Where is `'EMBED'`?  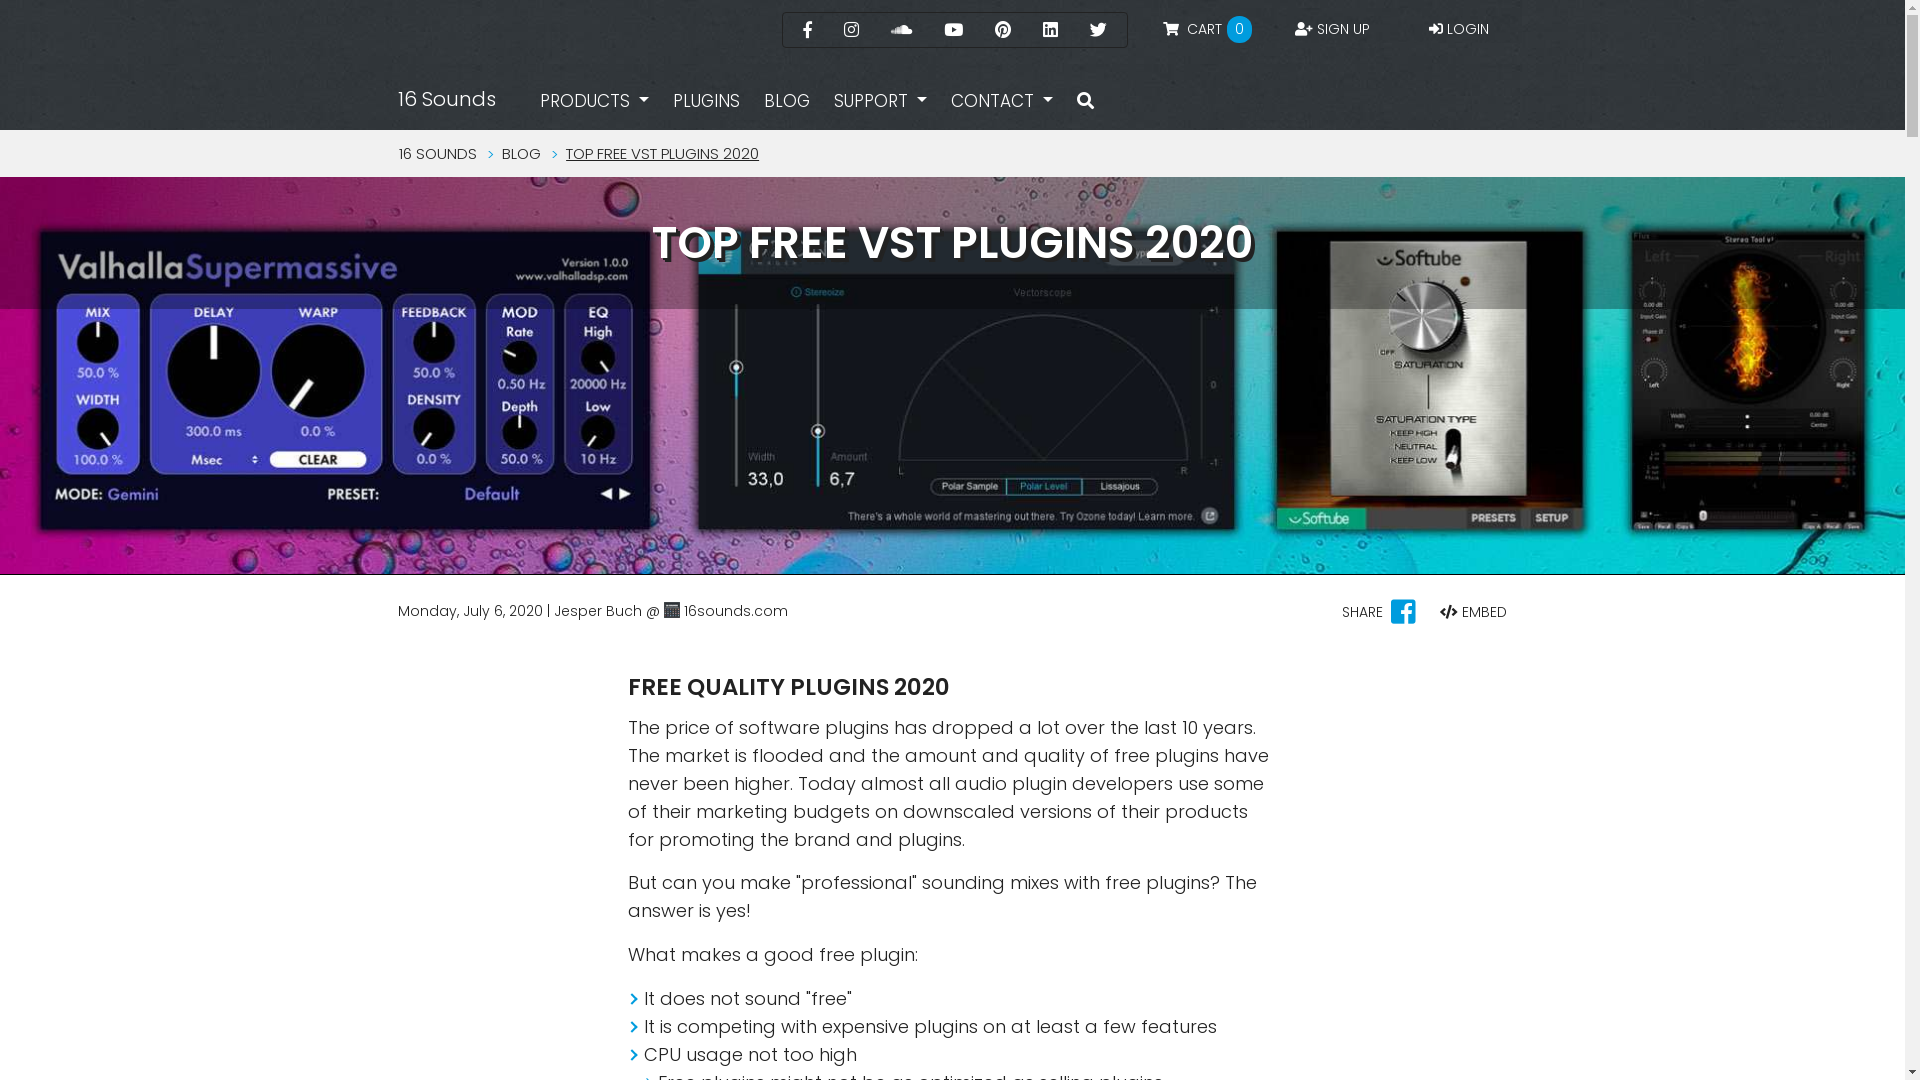 'EMBED' is located at coordinates (1473, 611).